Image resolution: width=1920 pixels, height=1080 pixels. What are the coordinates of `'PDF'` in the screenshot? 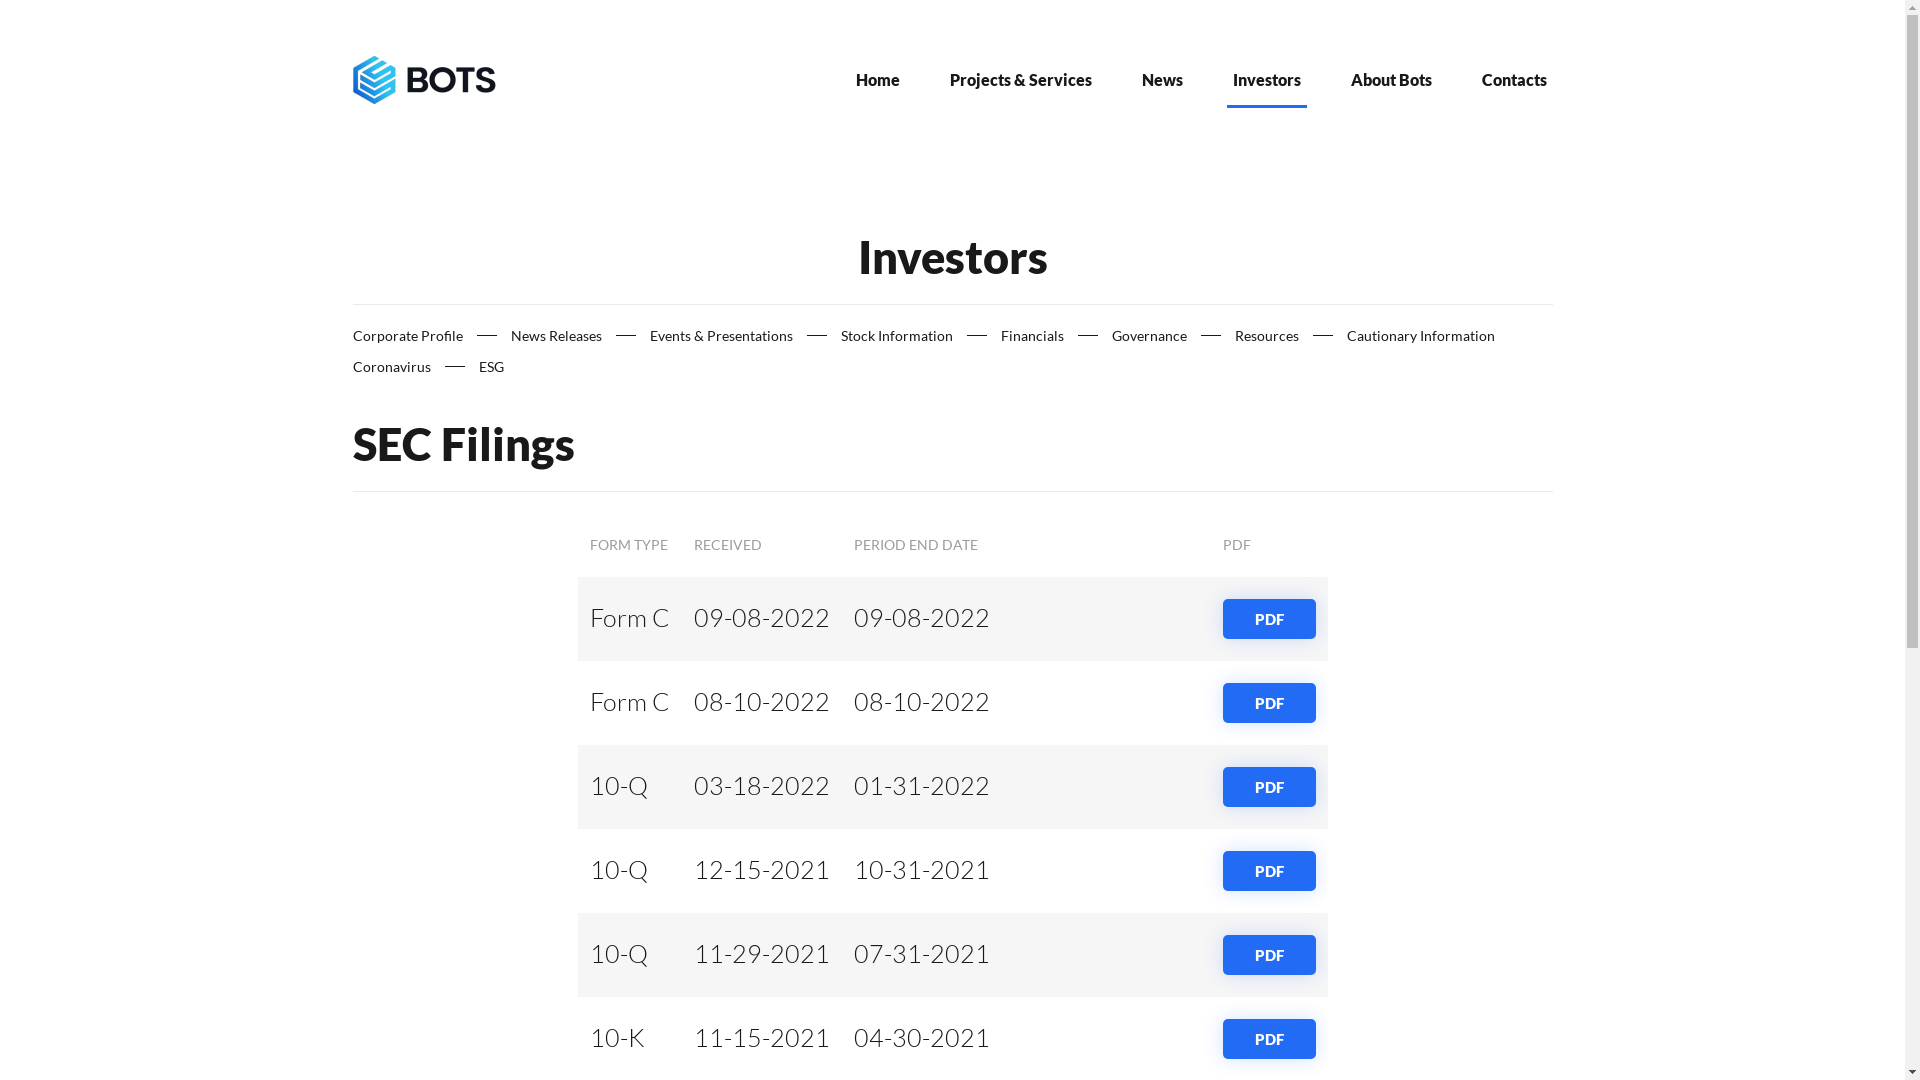 It's located at (1267, 785).